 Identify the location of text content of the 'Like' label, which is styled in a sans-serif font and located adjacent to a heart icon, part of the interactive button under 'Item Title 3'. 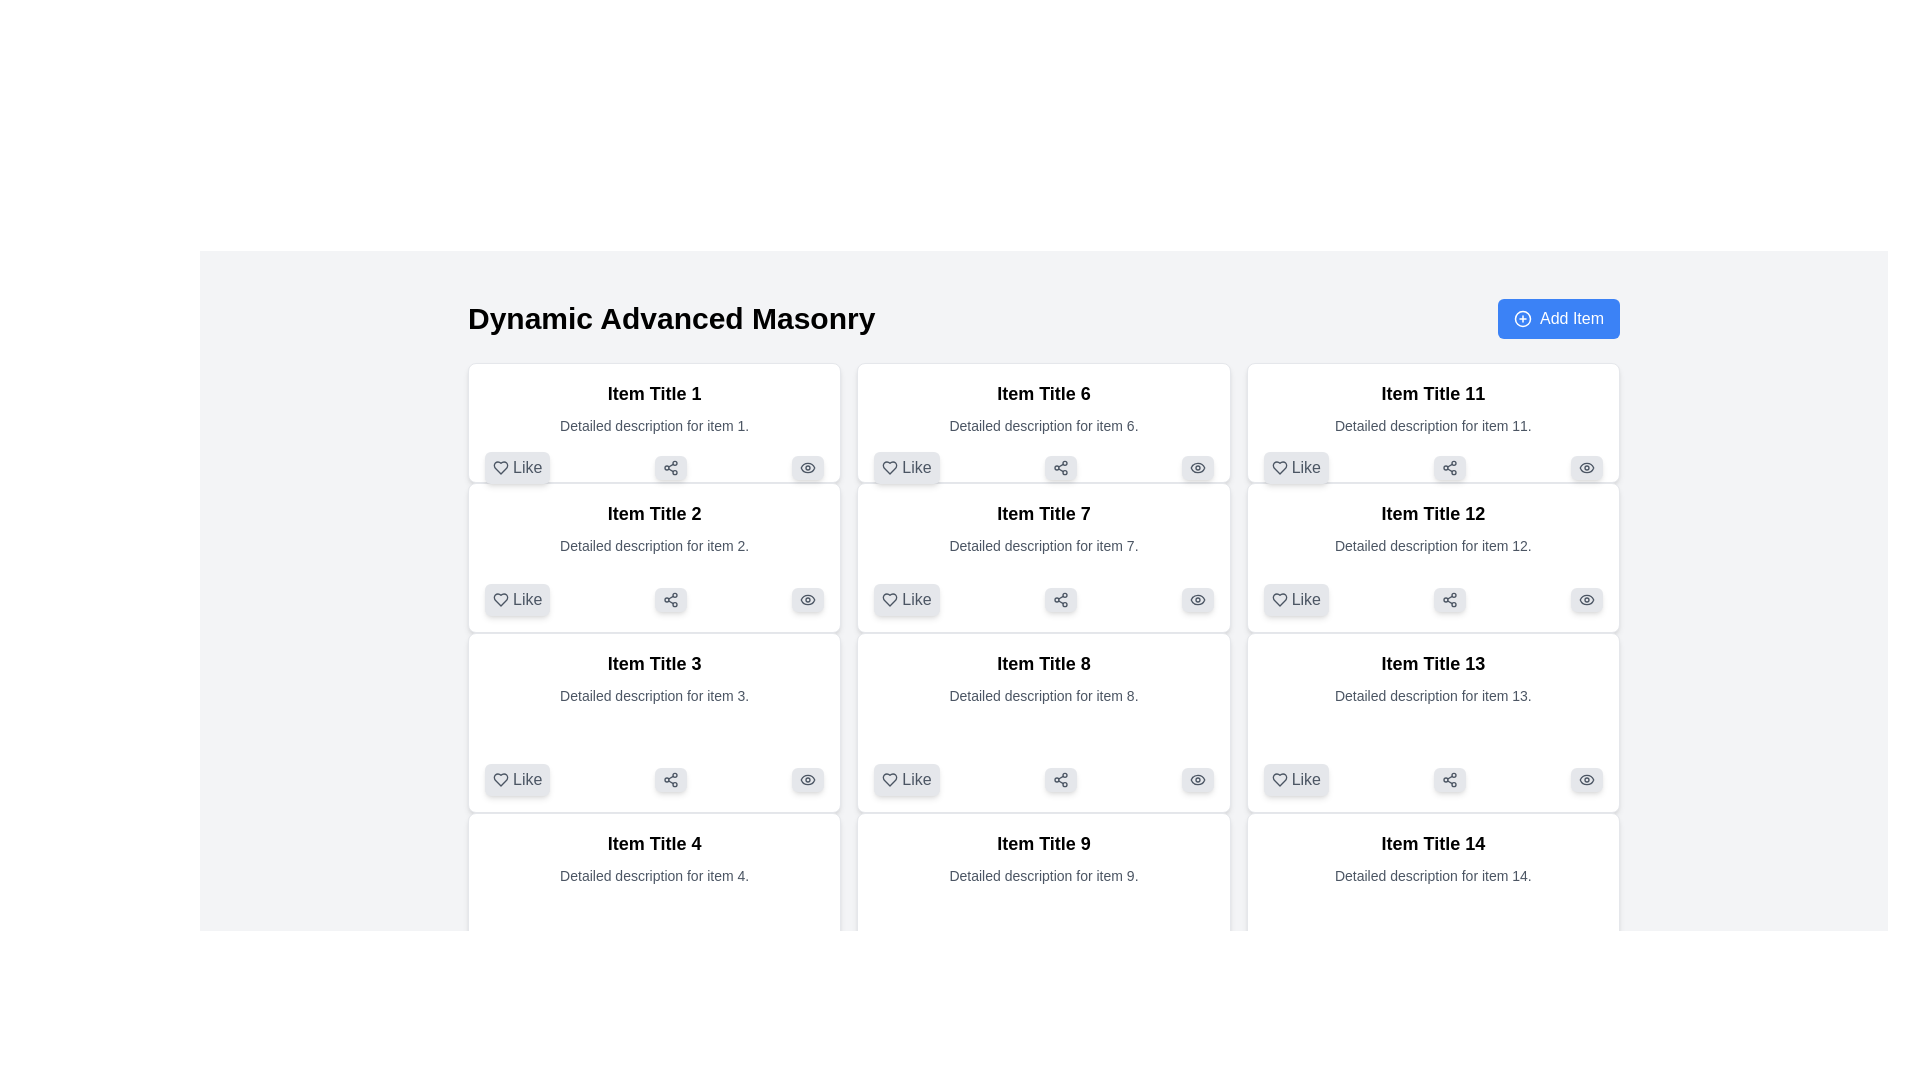
(527, 778).